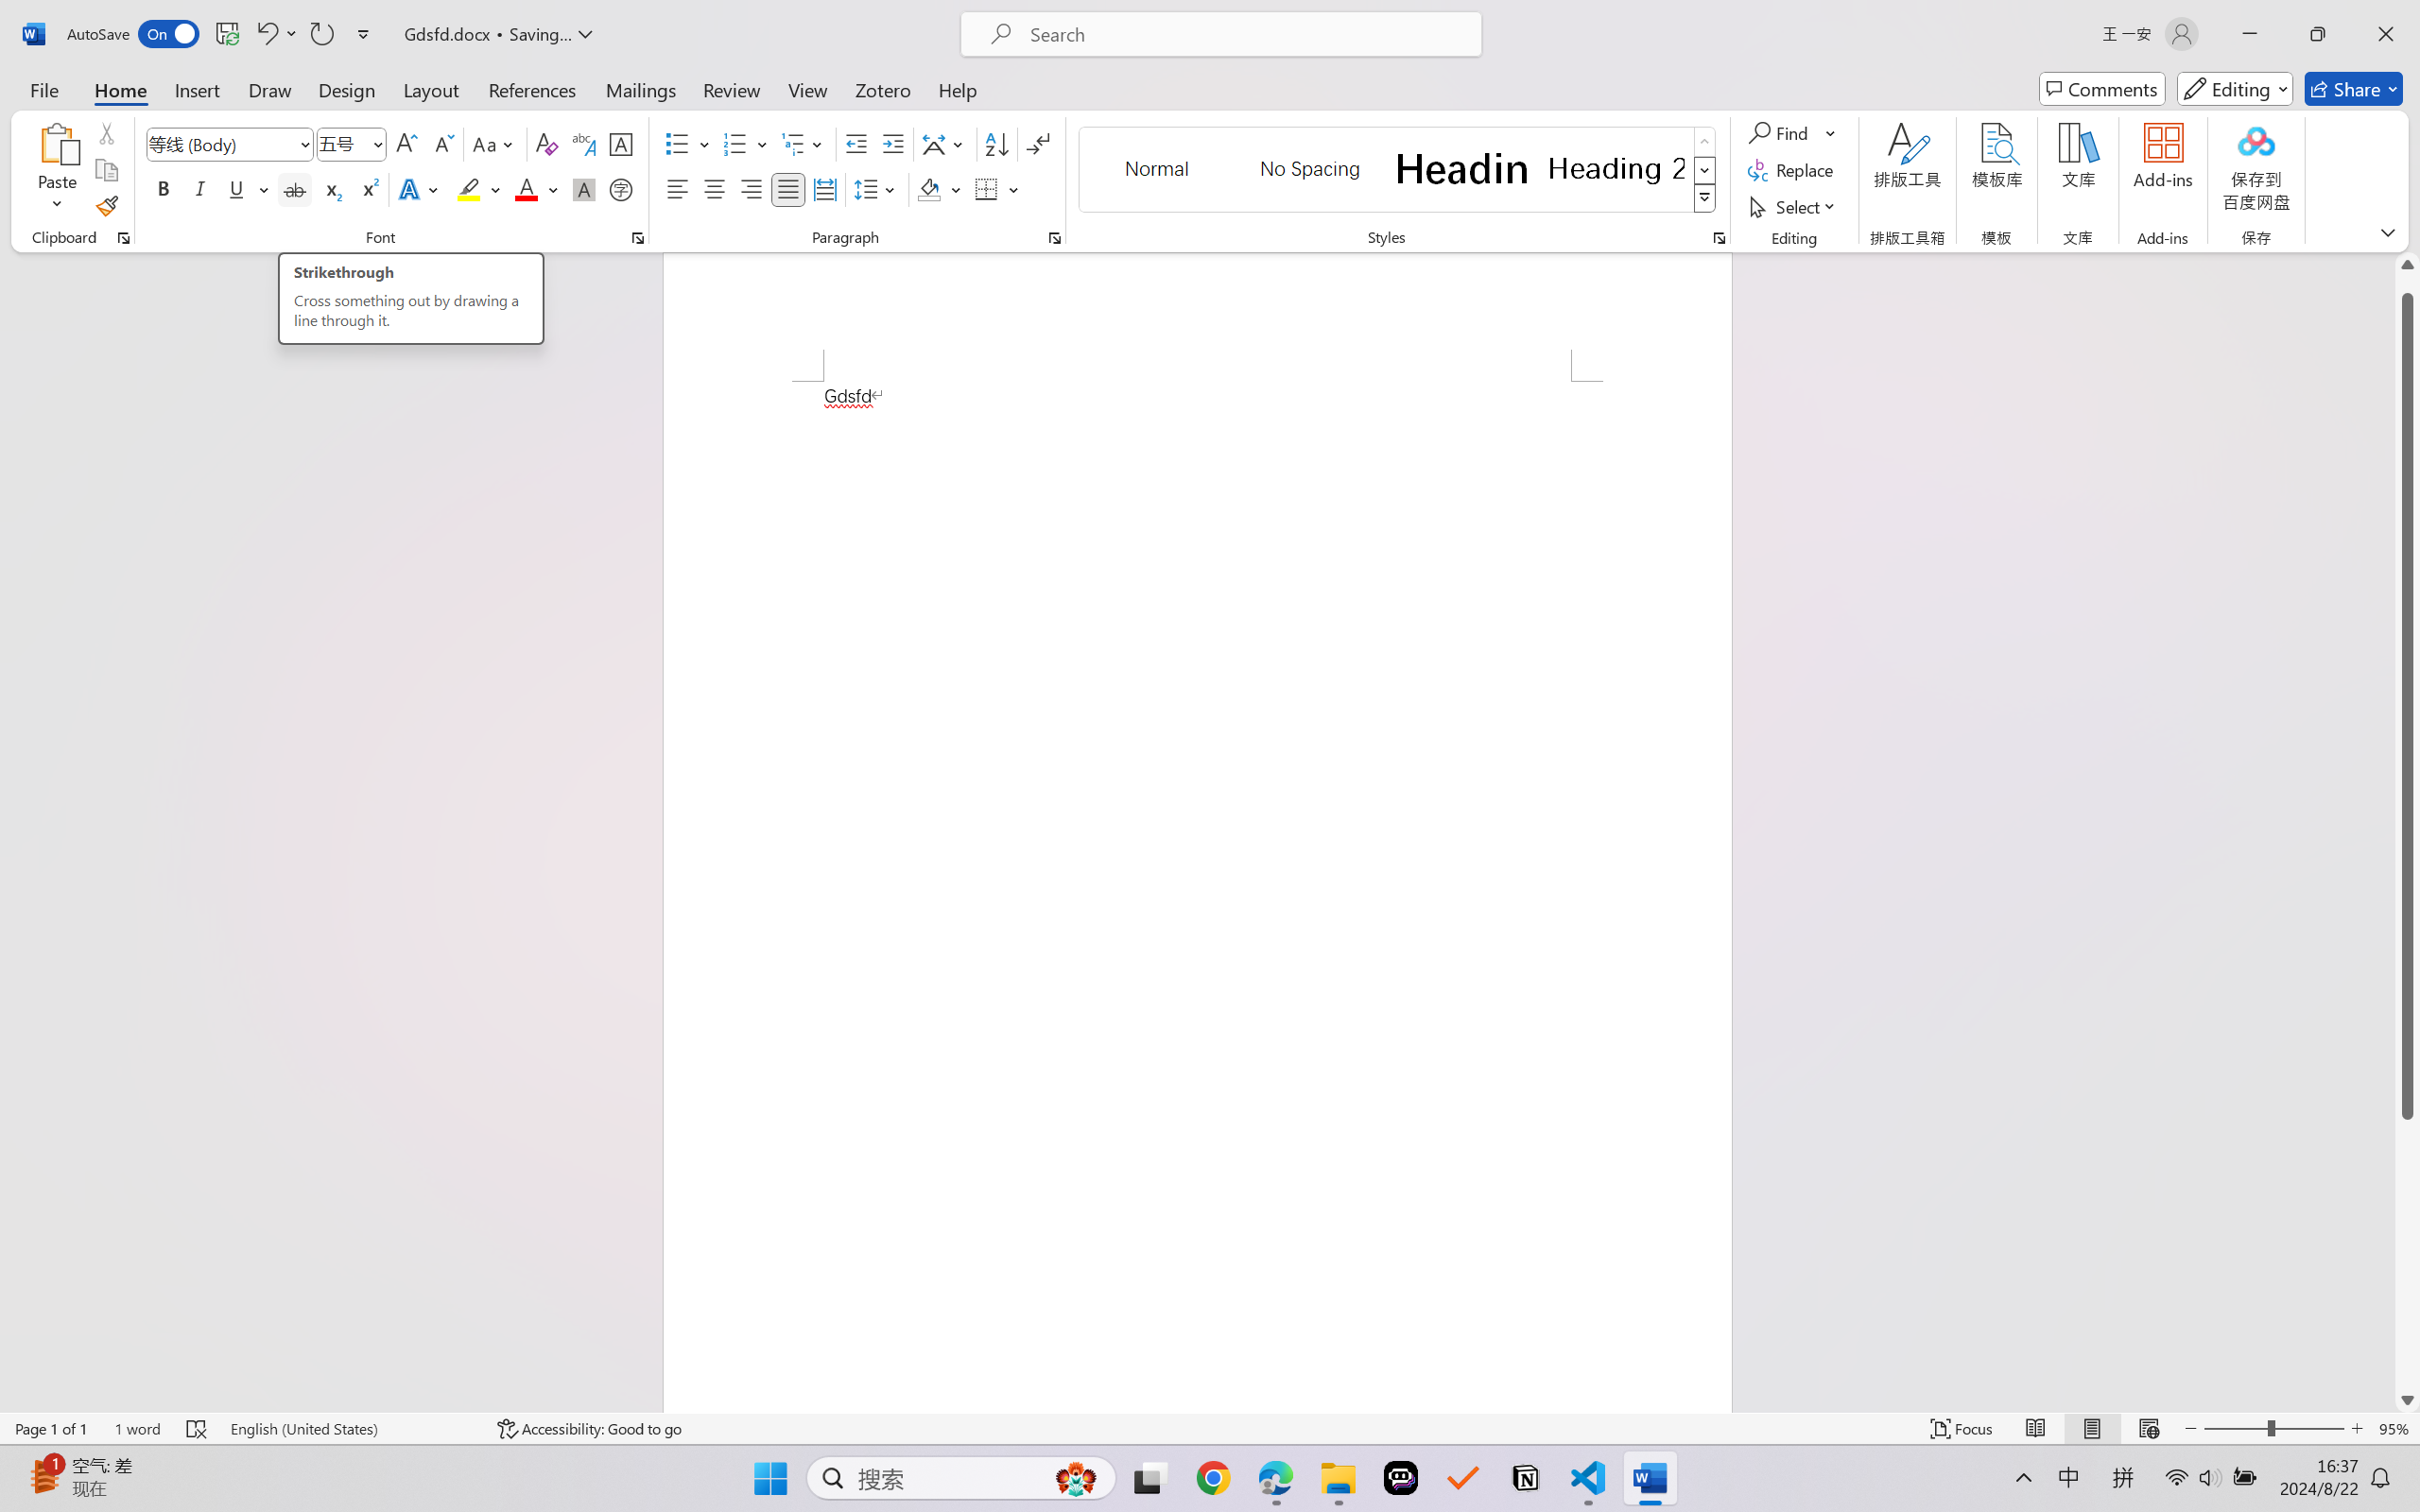 The image size is (2420, 1512). What do you see at coordinates (527, 188) in the screenshot?
I see `'Font Color Red'` at bounding box center [527, 188].